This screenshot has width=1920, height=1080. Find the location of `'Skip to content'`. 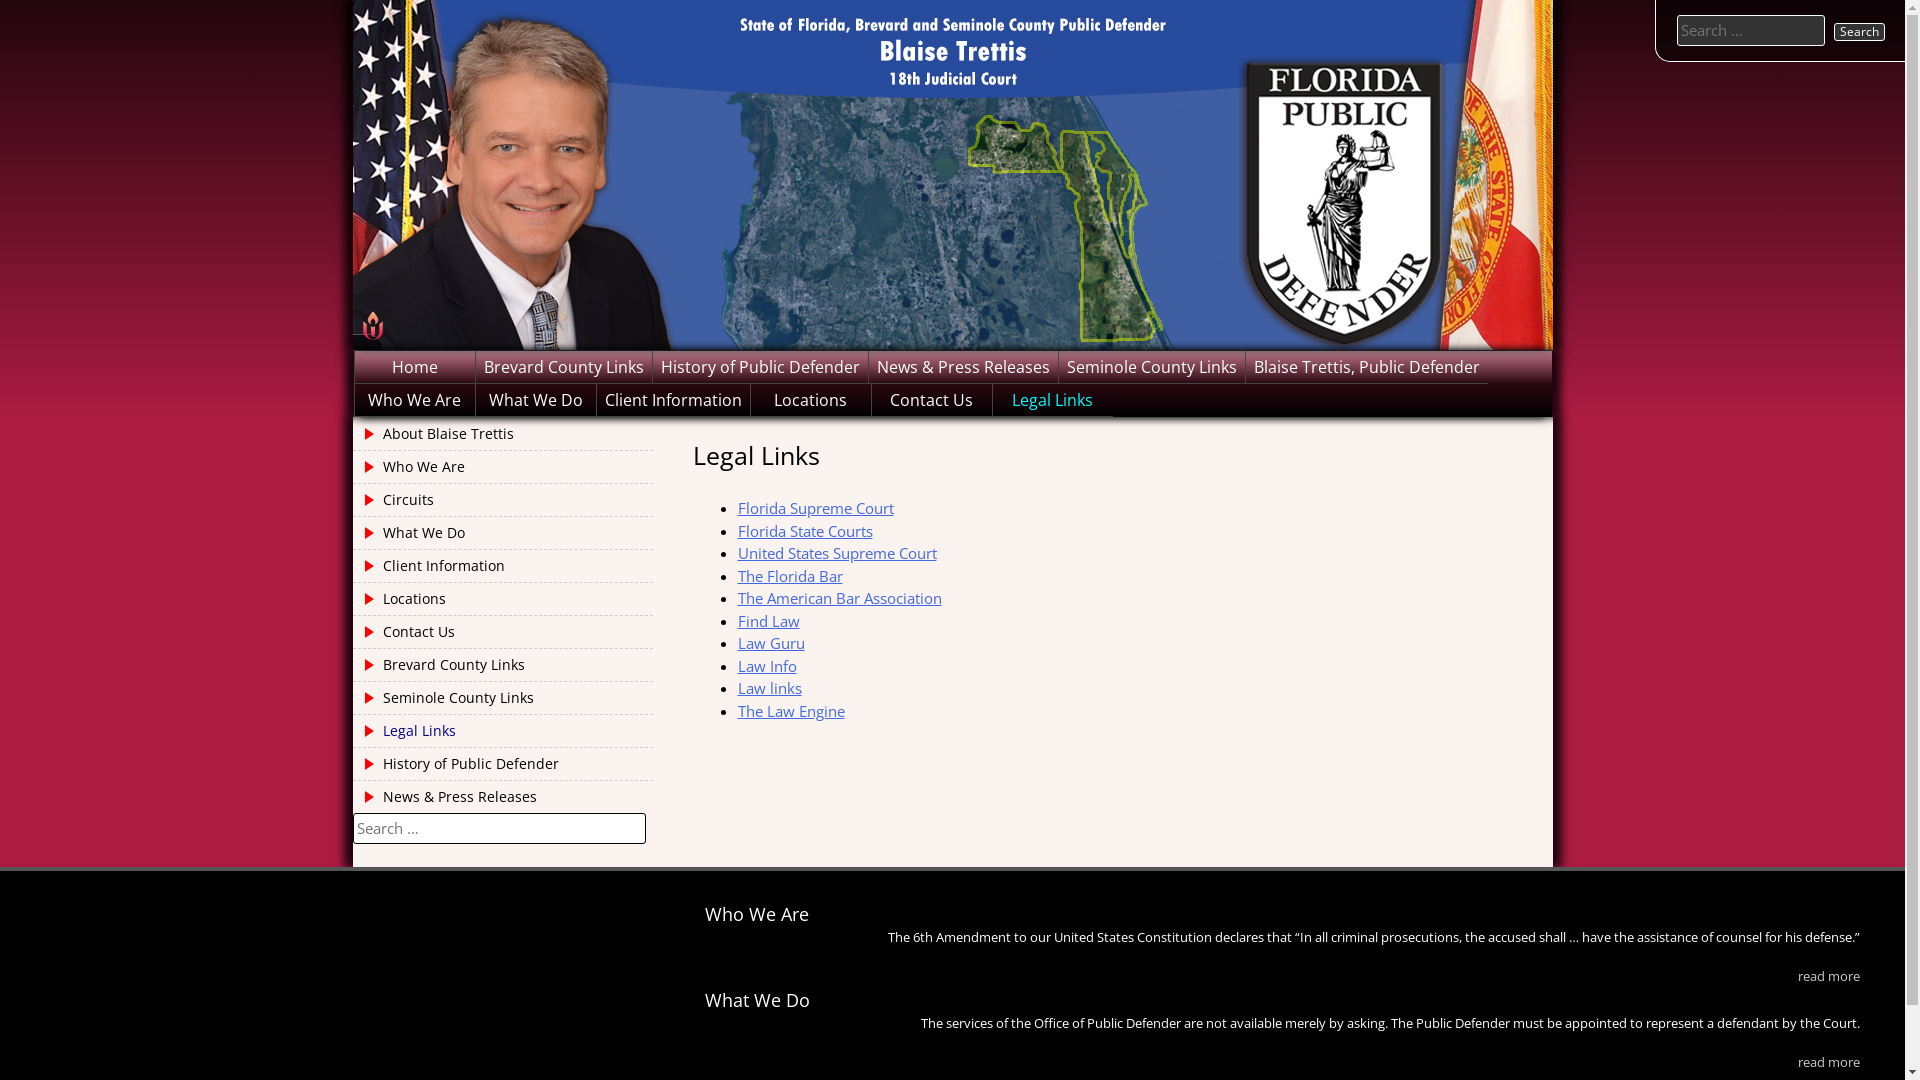

'Skip to content' is located at coordinates (0, 0).